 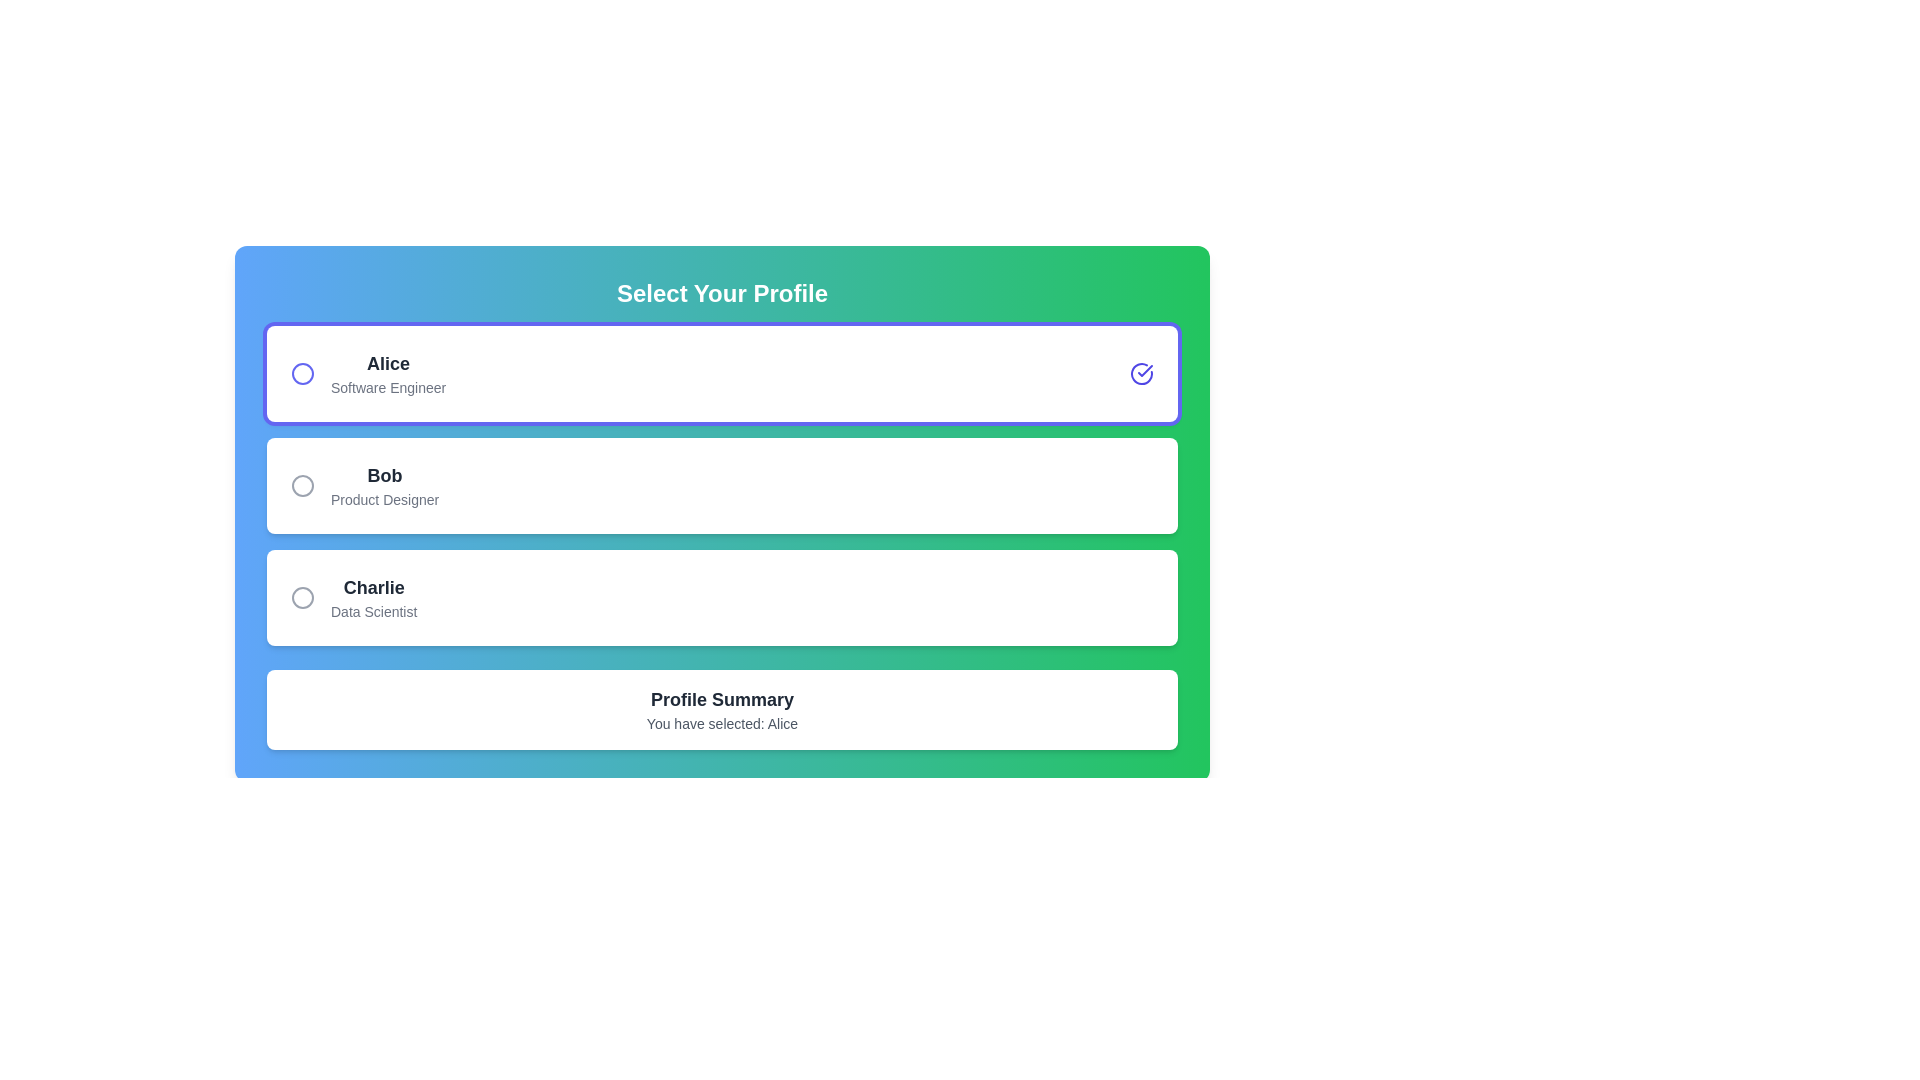 I want to click on the text label displaying the name 'Charlie', which is the first line of text in the third profile selection card labeled 'Charlie - Data Scientist', so click(x=374, y=586).